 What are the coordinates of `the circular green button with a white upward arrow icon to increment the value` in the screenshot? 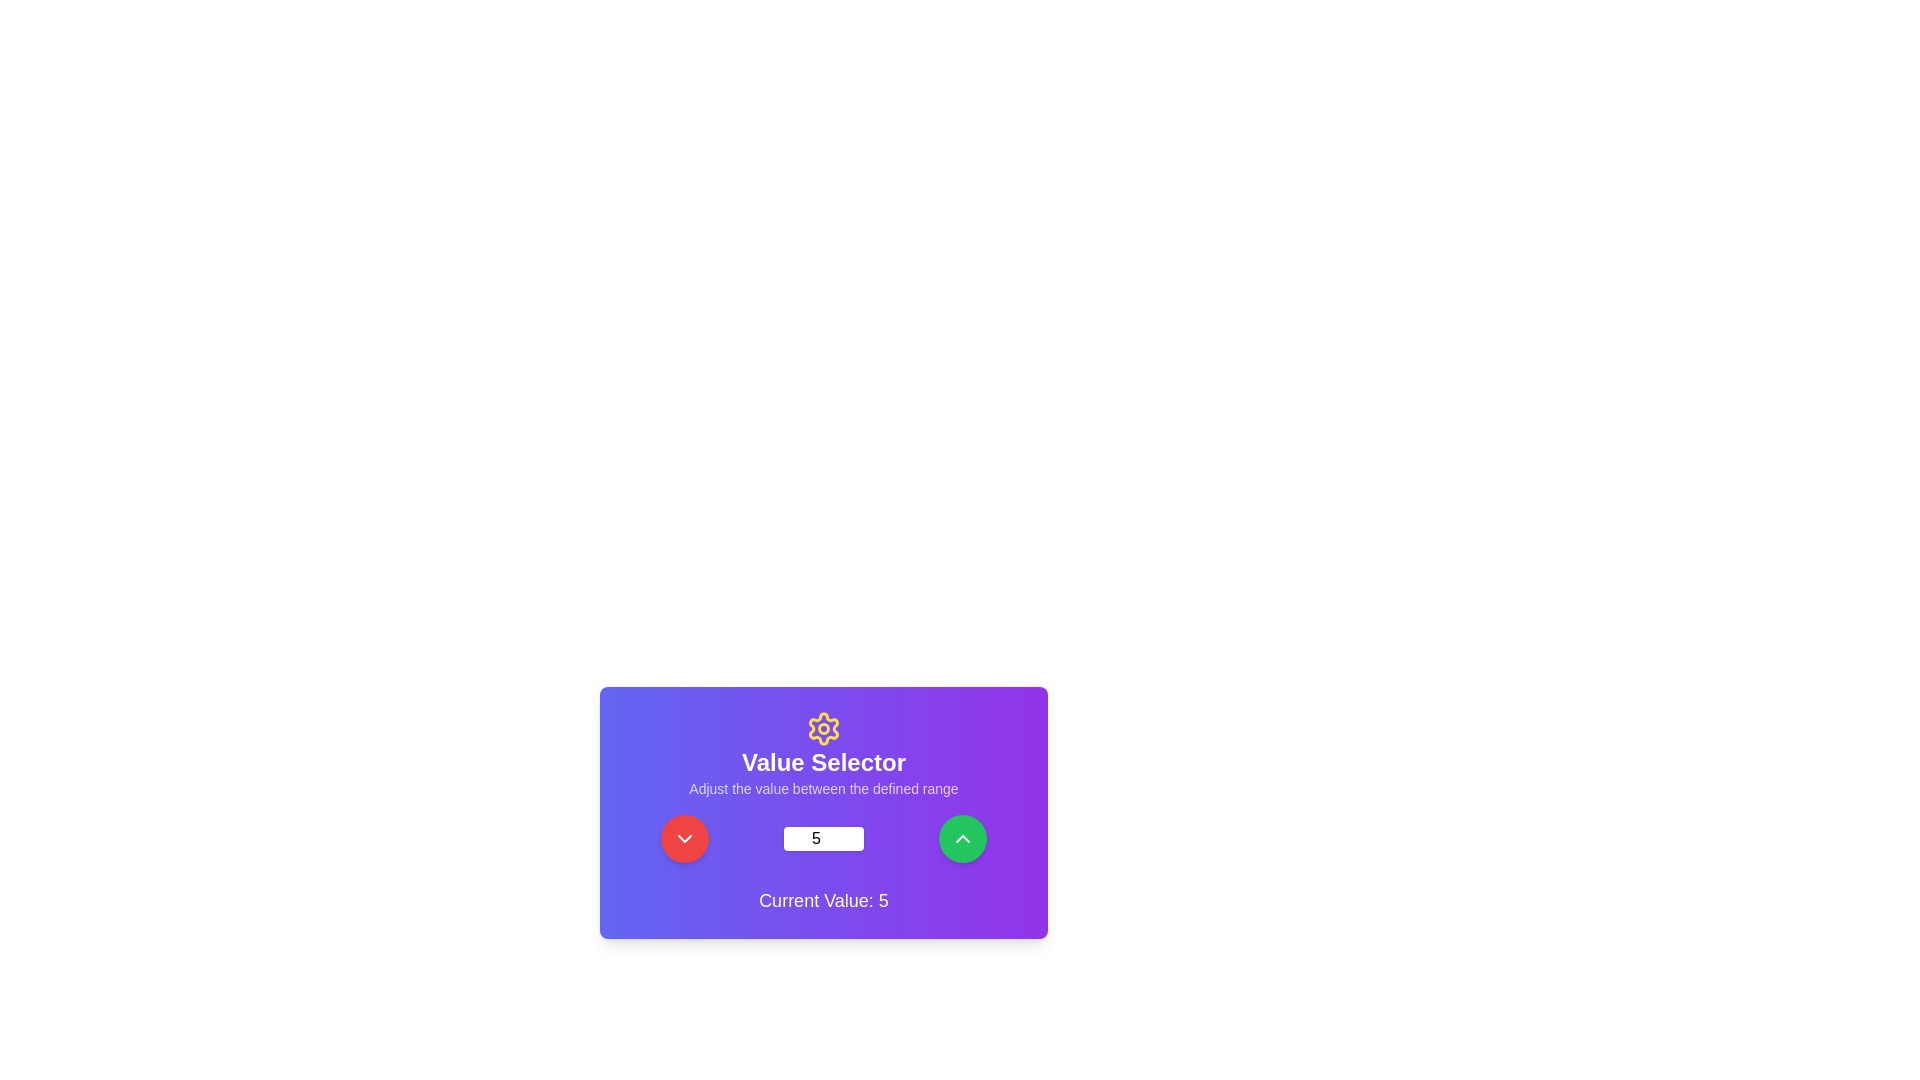 It's located at (962, 839).